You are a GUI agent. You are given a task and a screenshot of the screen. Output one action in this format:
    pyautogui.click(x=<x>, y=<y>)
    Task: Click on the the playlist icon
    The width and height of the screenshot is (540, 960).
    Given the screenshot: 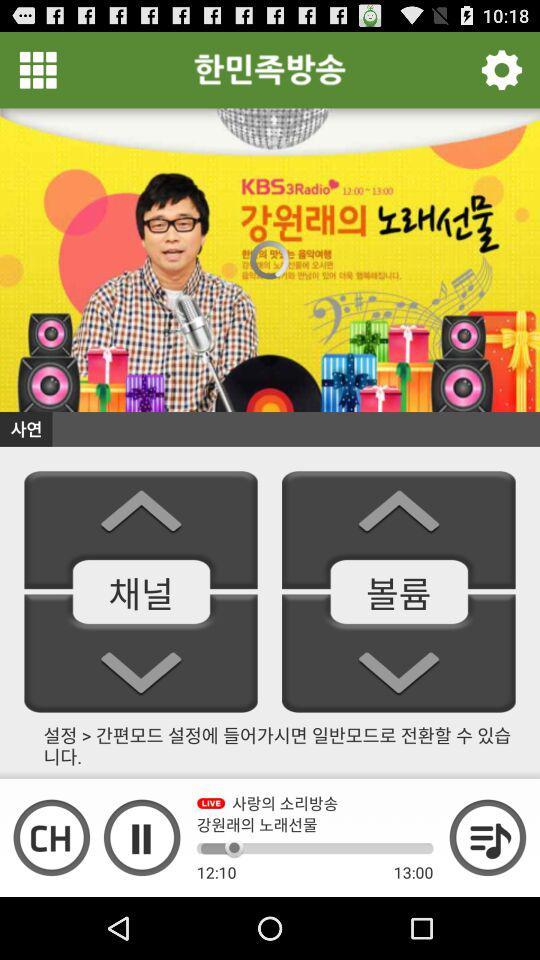 What is the action you would take?
    pyautogui.click(x=487, y=895)
    